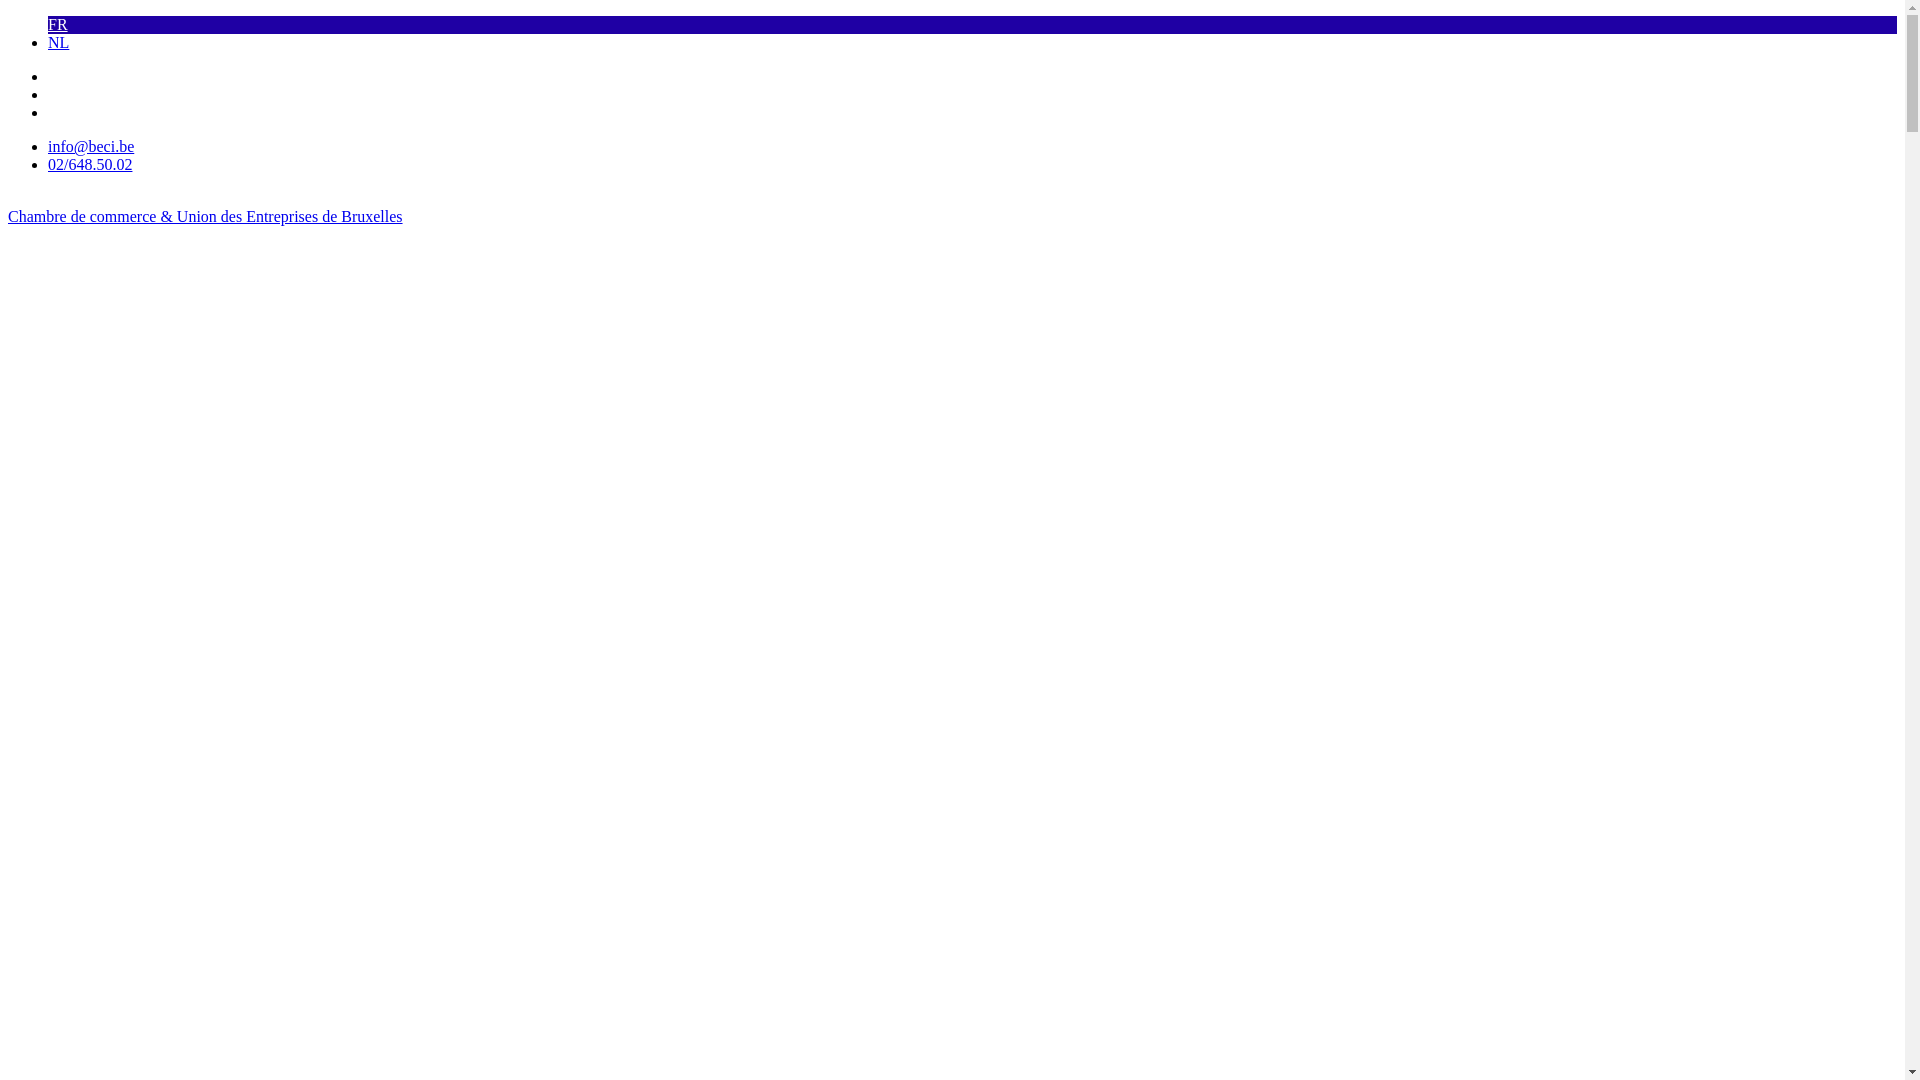 The height and width of the screenshot is (1080, 1920). I want to click on 'FR', so click(48, 24).